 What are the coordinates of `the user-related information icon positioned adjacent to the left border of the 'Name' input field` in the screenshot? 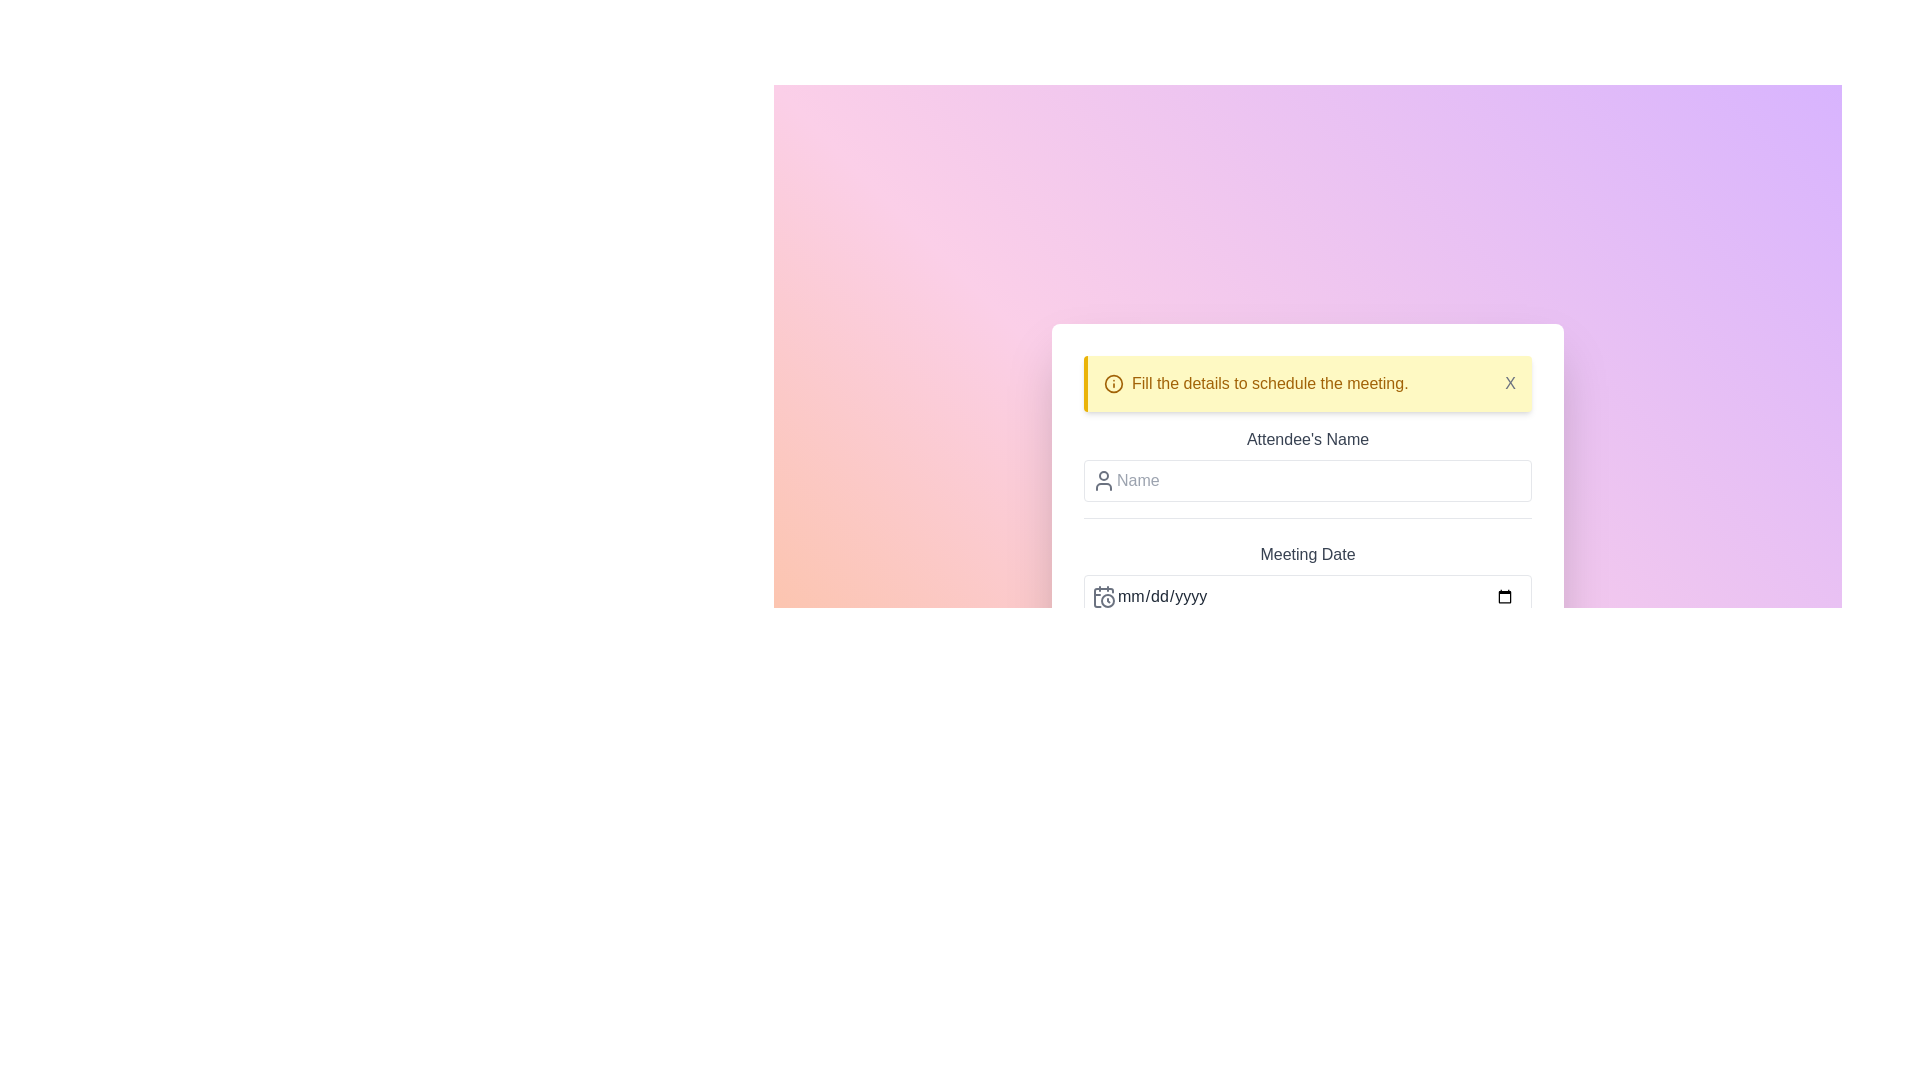 It's located at (1103, 481).